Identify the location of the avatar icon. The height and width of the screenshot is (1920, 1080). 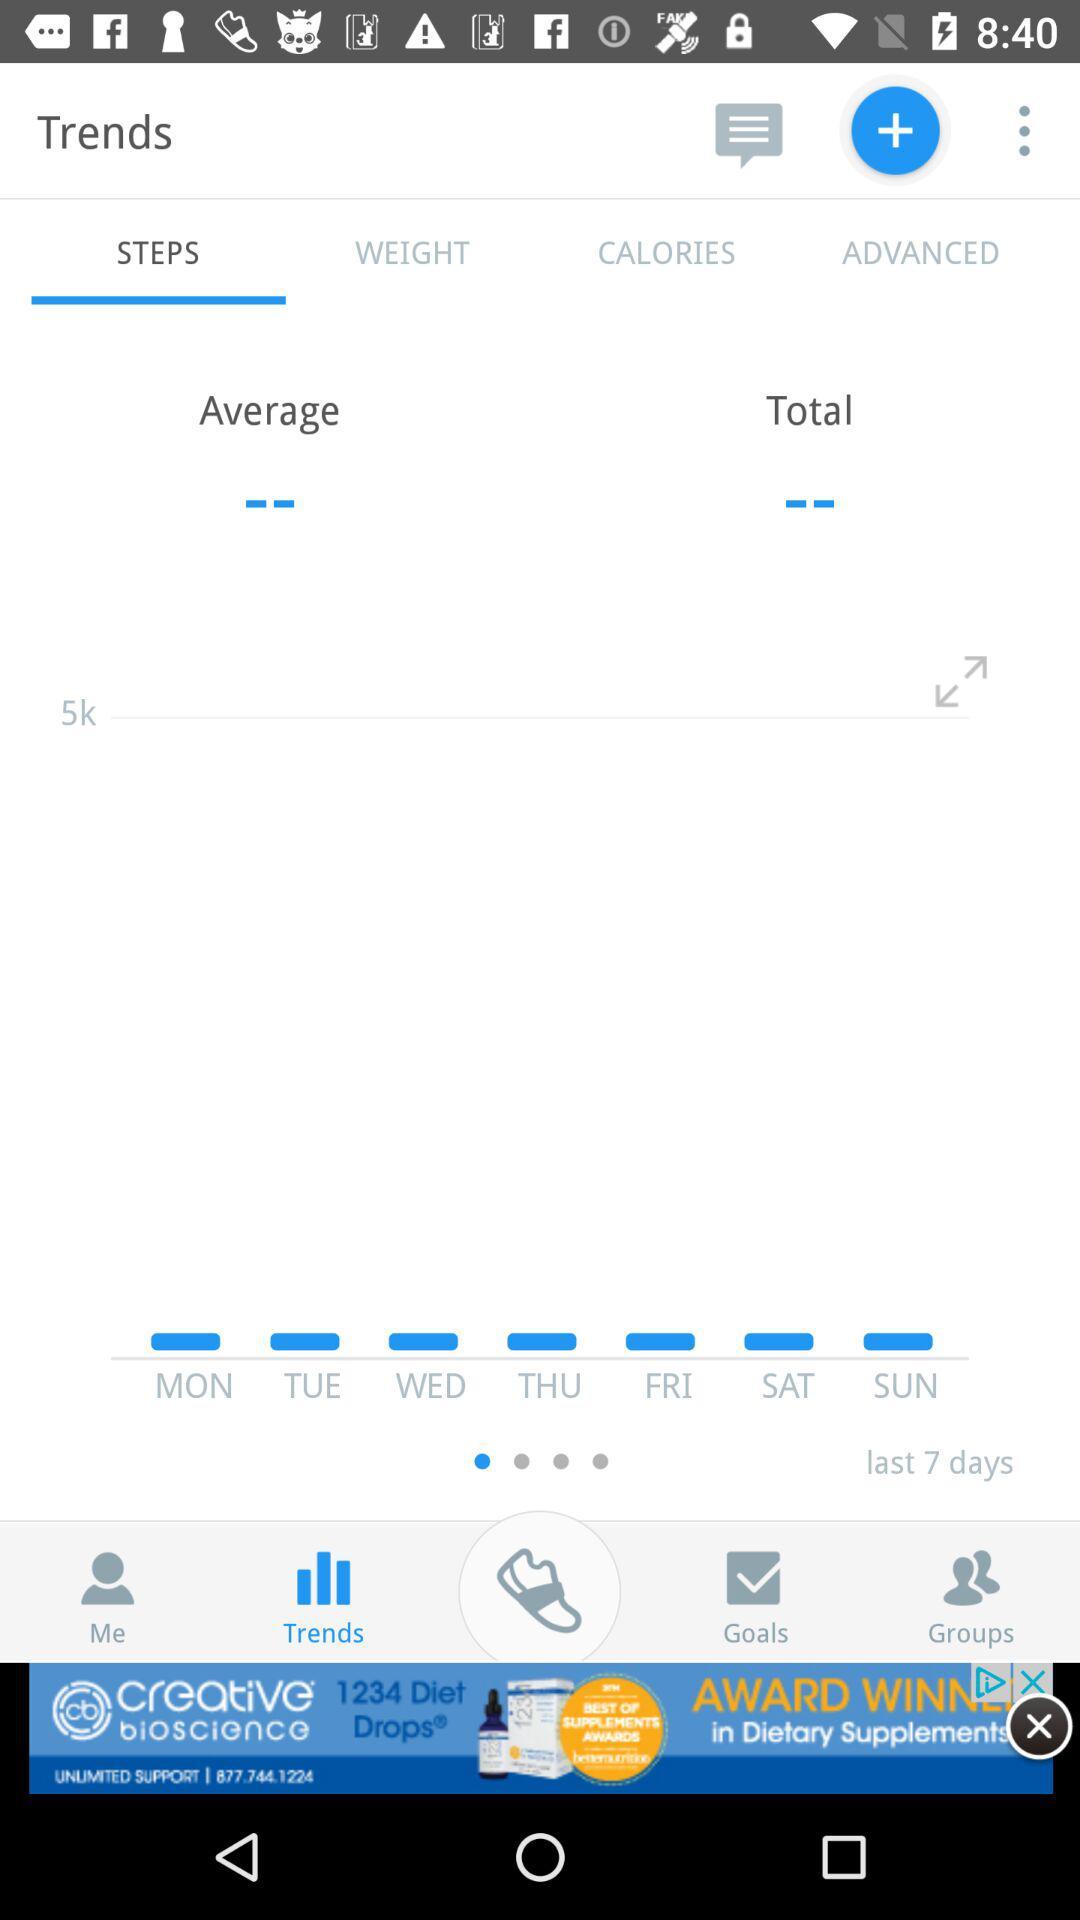
(107, 1577).